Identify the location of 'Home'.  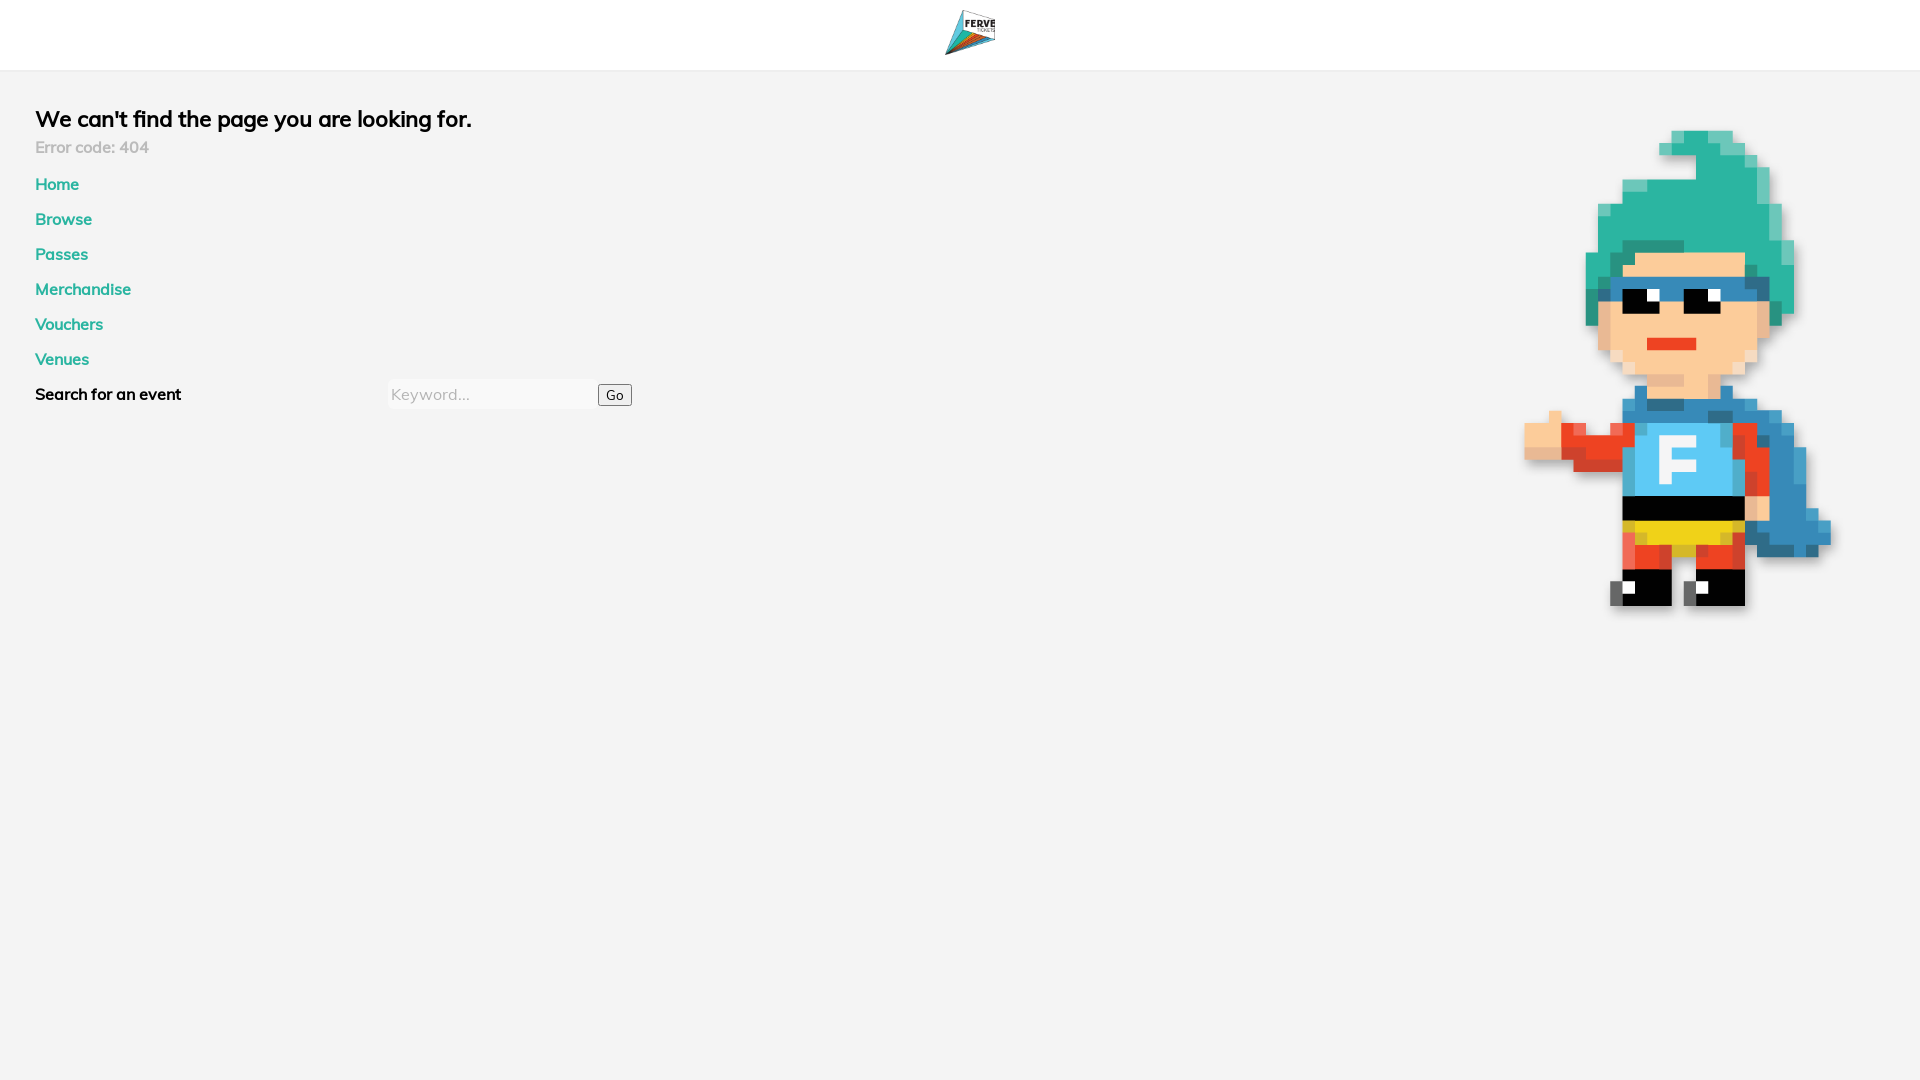
(57, 184).